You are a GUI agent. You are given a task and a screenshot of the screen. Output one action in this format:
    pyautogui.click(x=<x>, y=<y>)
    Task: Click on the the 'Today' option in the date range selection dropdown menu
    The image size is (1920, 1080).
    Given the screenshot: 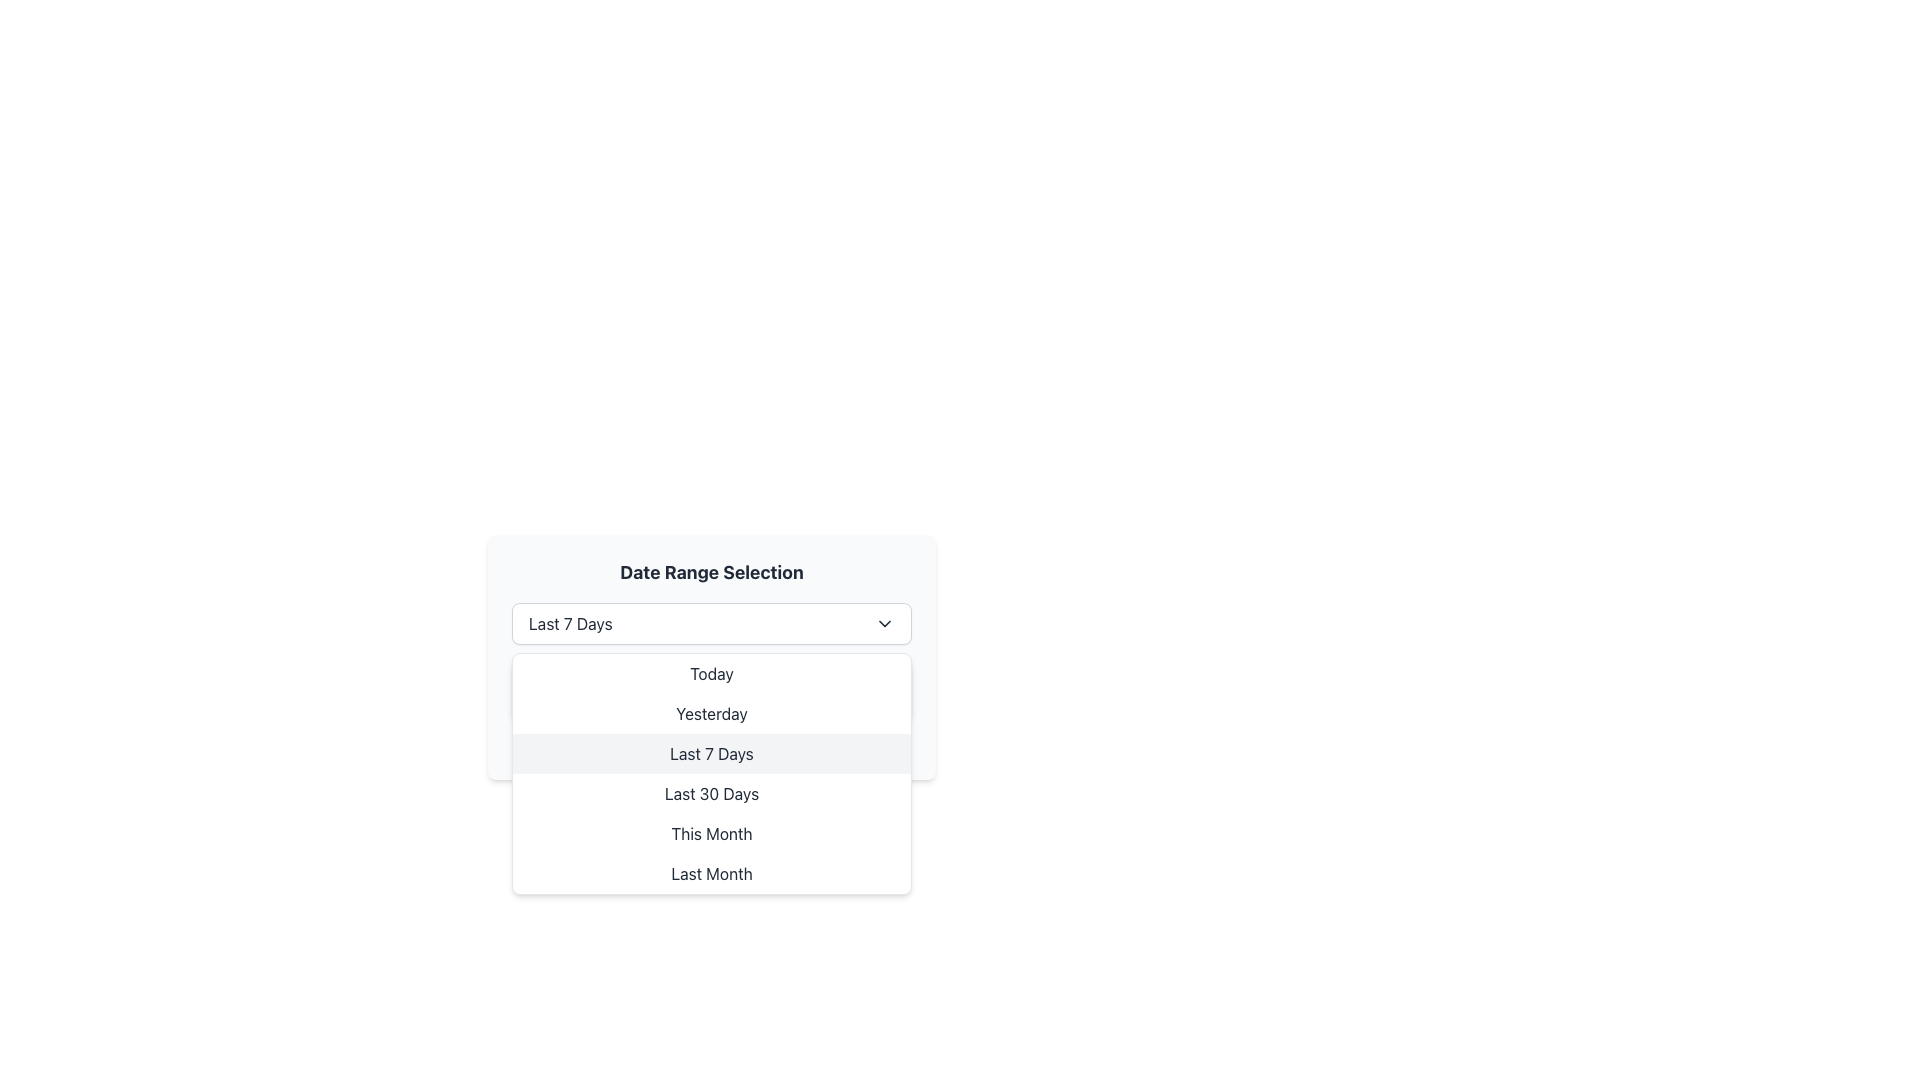 What is the action you would take?
    pyautogui.click(x=711, y=674)
    